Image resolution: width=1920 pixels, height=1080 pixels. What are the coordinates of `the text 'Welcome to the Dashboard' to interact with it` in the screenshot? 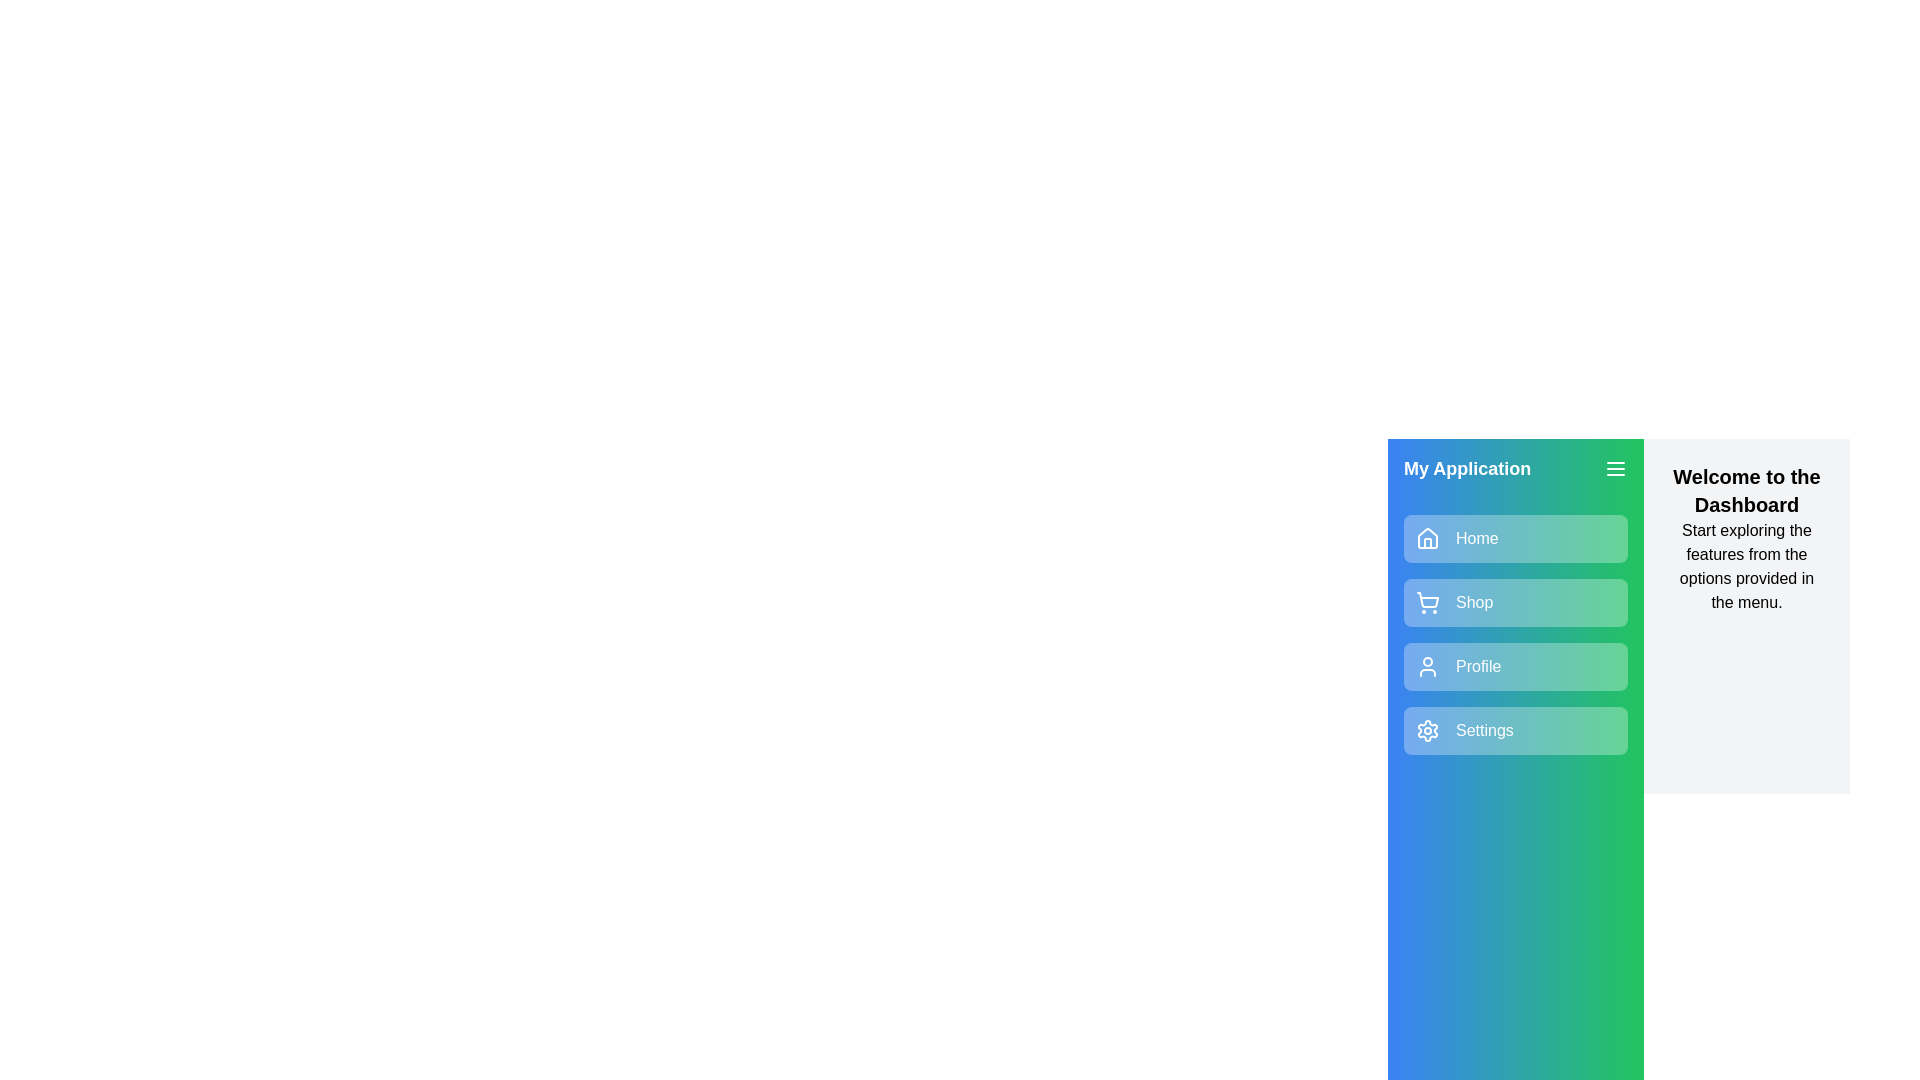 It's located at (1746, 490).